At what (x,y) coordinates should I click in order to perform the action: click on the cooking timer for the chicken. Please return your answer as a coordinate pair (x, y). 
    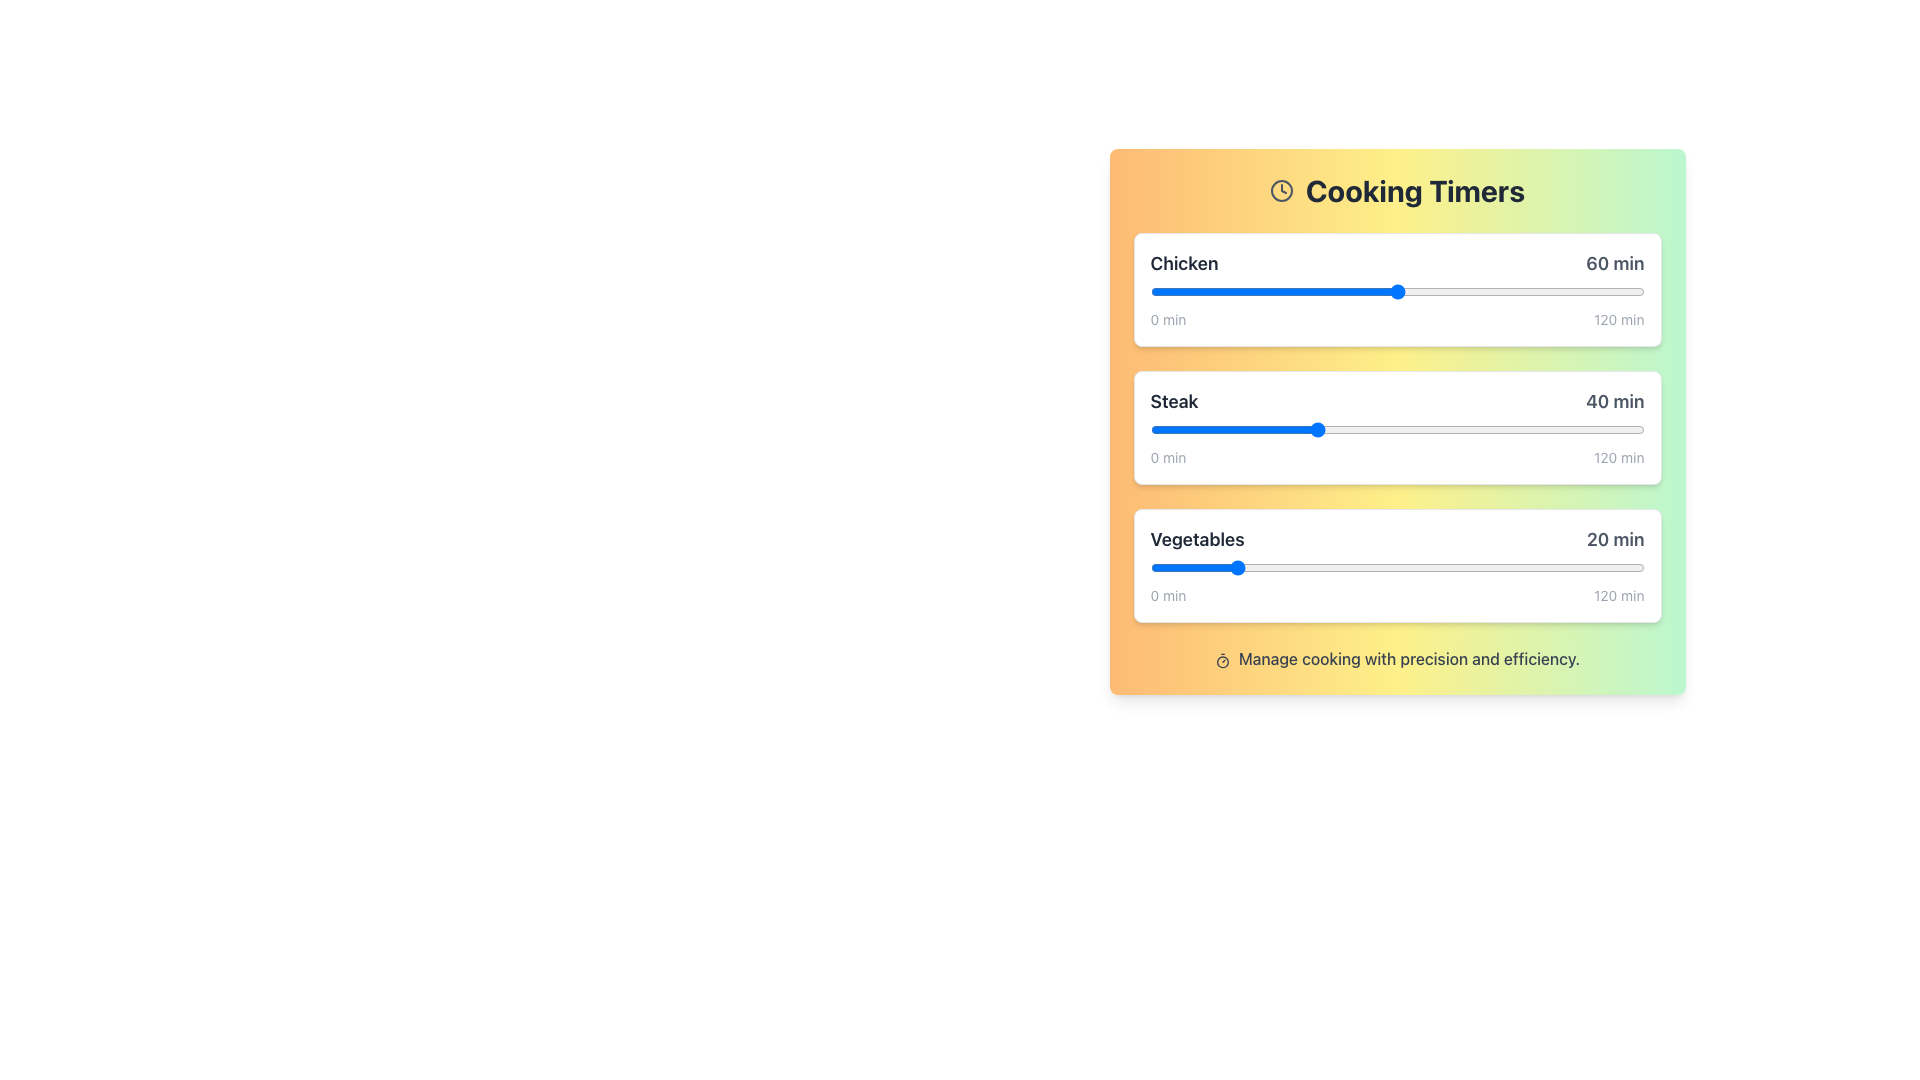
    Looking at the image, I should click on (1348, 292).